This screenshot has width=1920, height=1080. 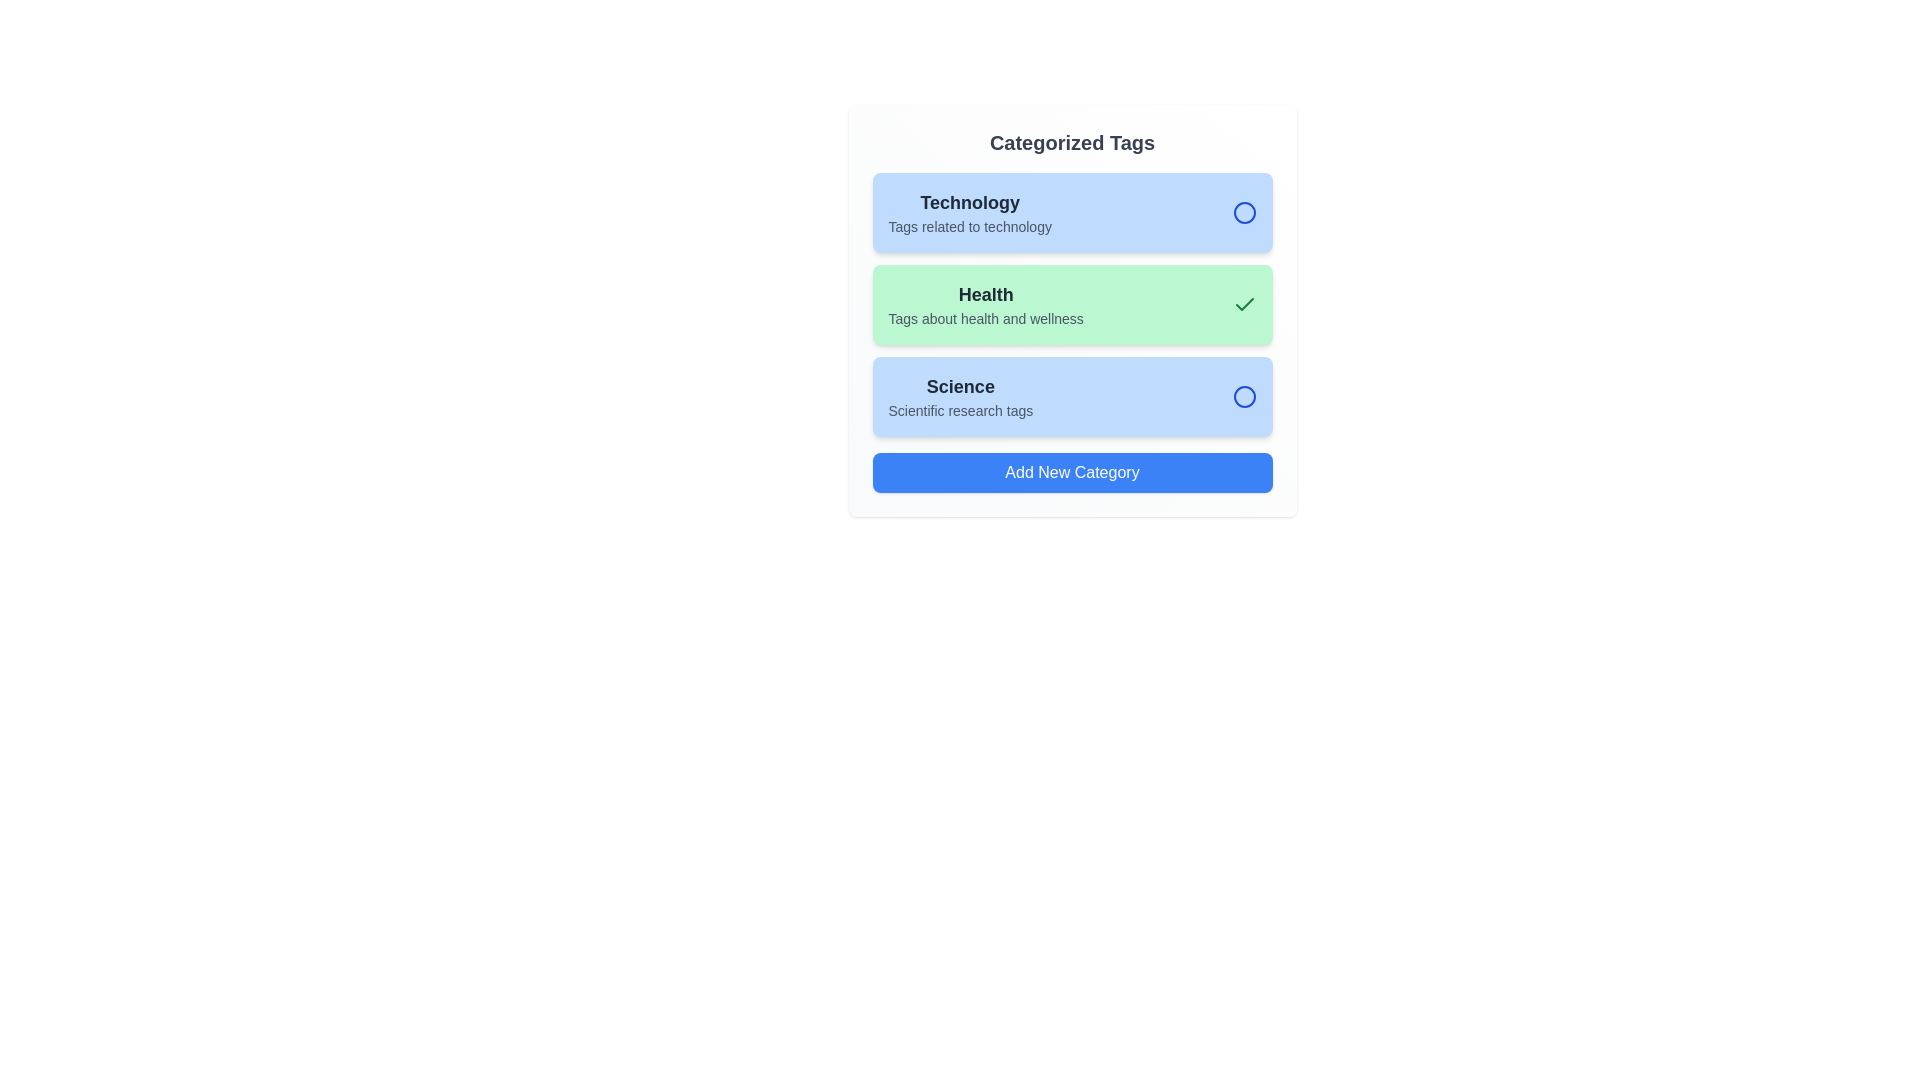 What do you see at coordinates (1071, 212) in the screenshot?
I see `the category Technology to toggle its selected state` at bounding box center [1071, 212].